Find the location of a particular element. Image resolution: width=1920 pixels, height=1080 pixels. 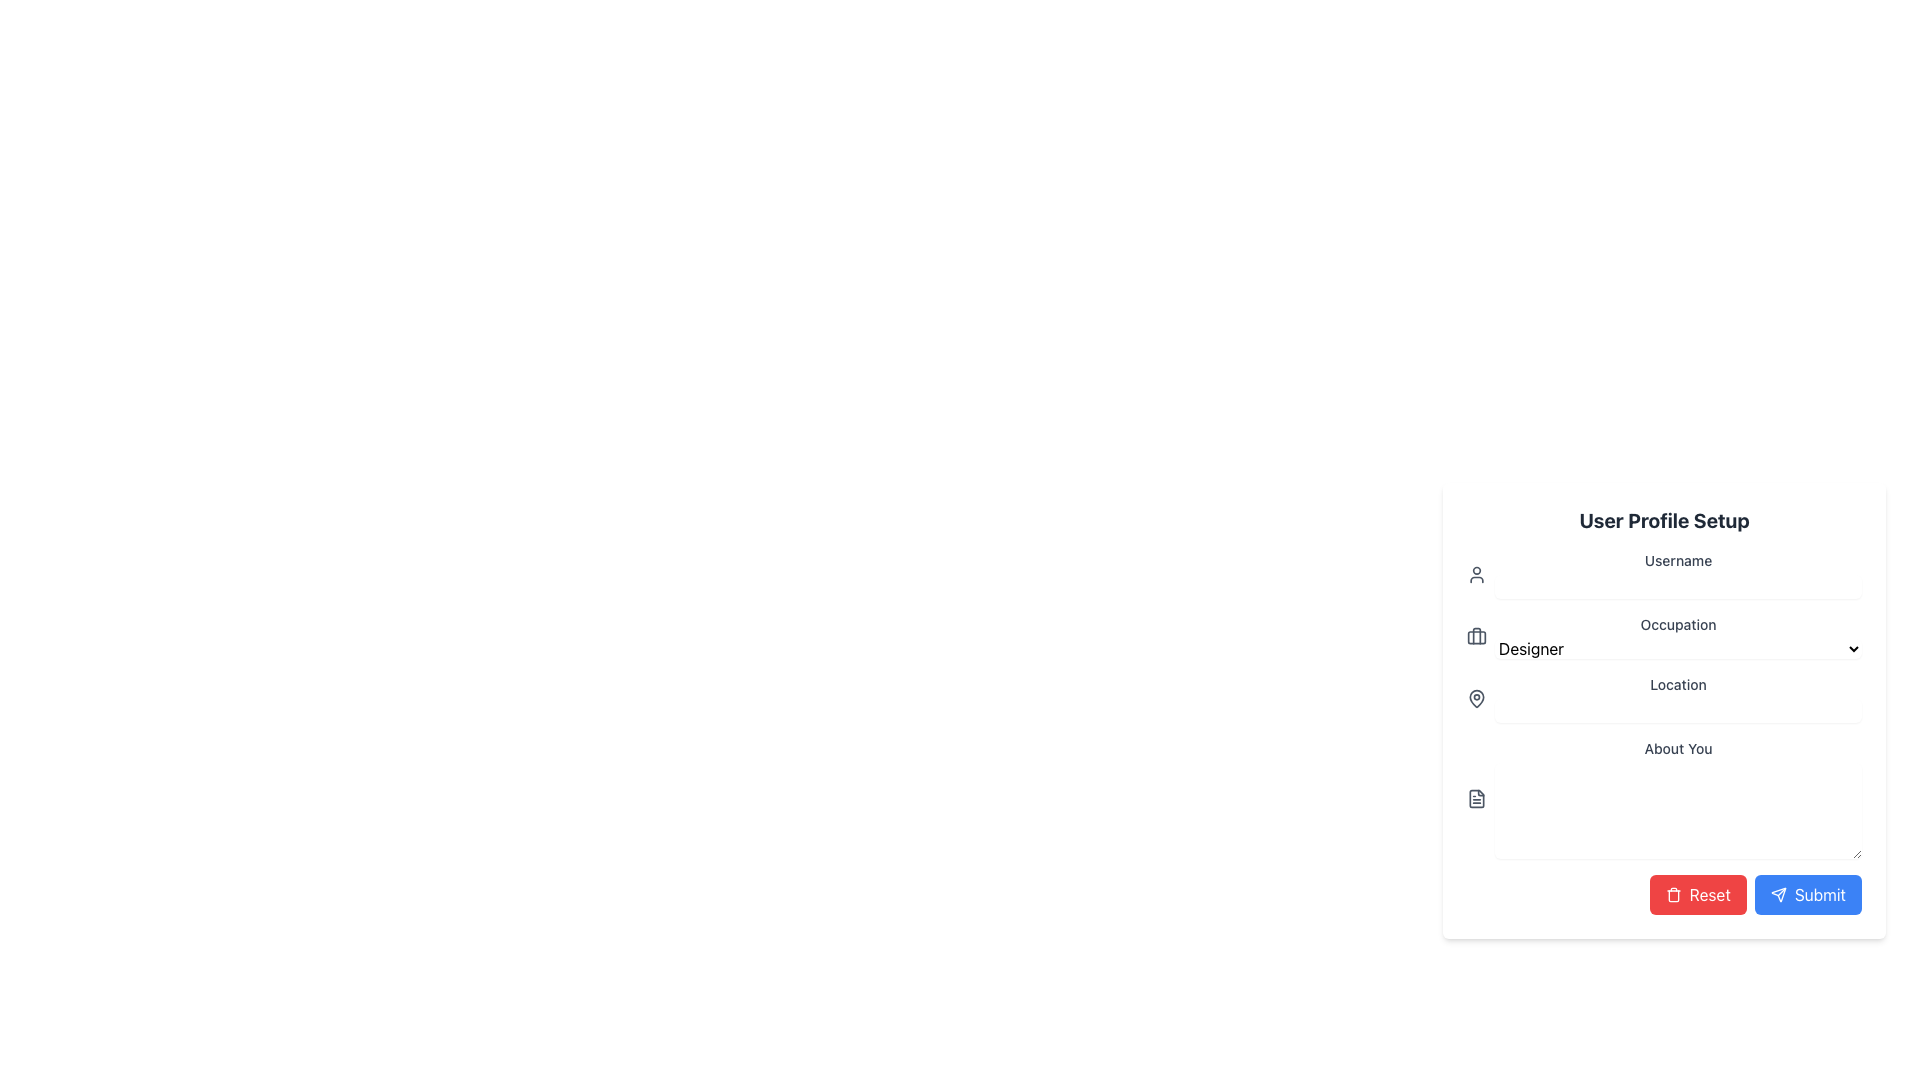

the graphical icon component shaped like a briefcase, which is located to the left of the 'Occupation' dropdown field in the User Profile Setup interface is located at coordinates (1477, 636).